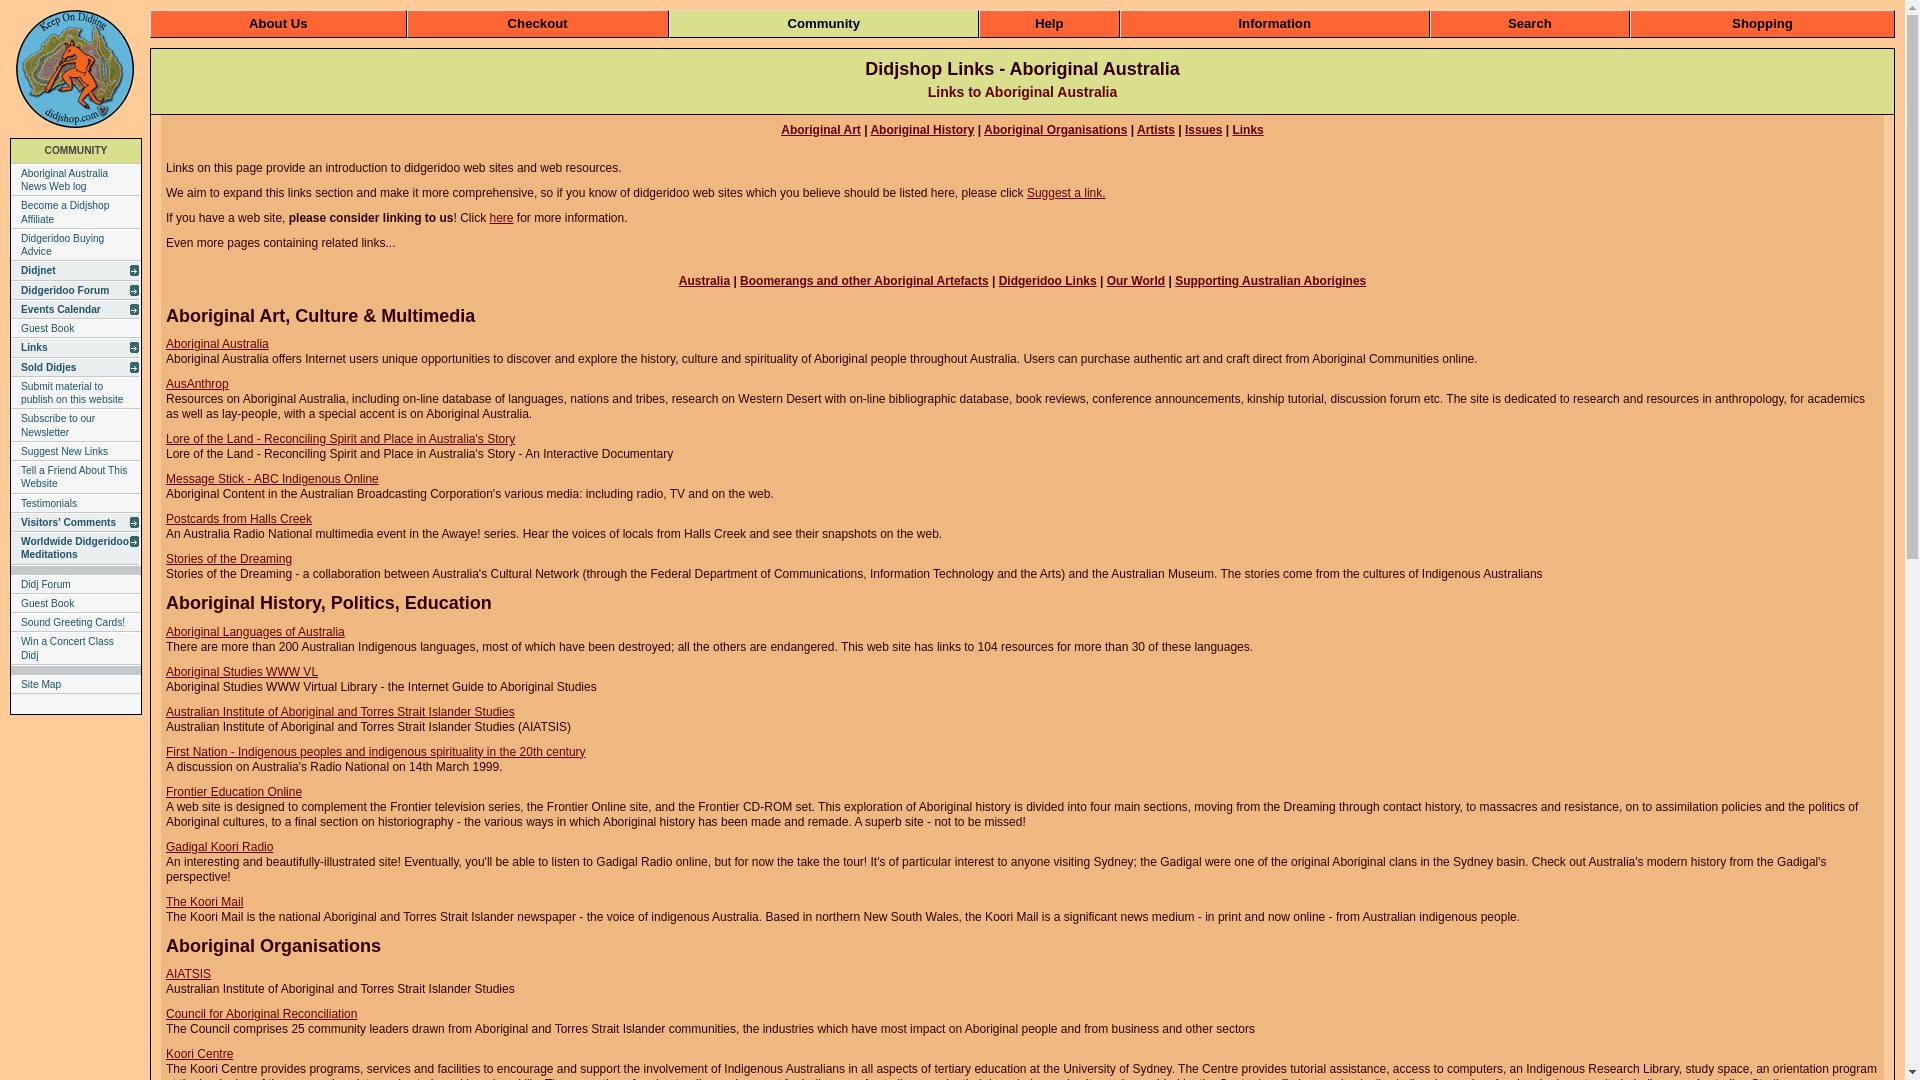 This screenshot has height=1080, width=1920. Describe the element at coordinates (1269, 281) in the screenshot. I see `'Supporting Australian Aborigines'` at that location.